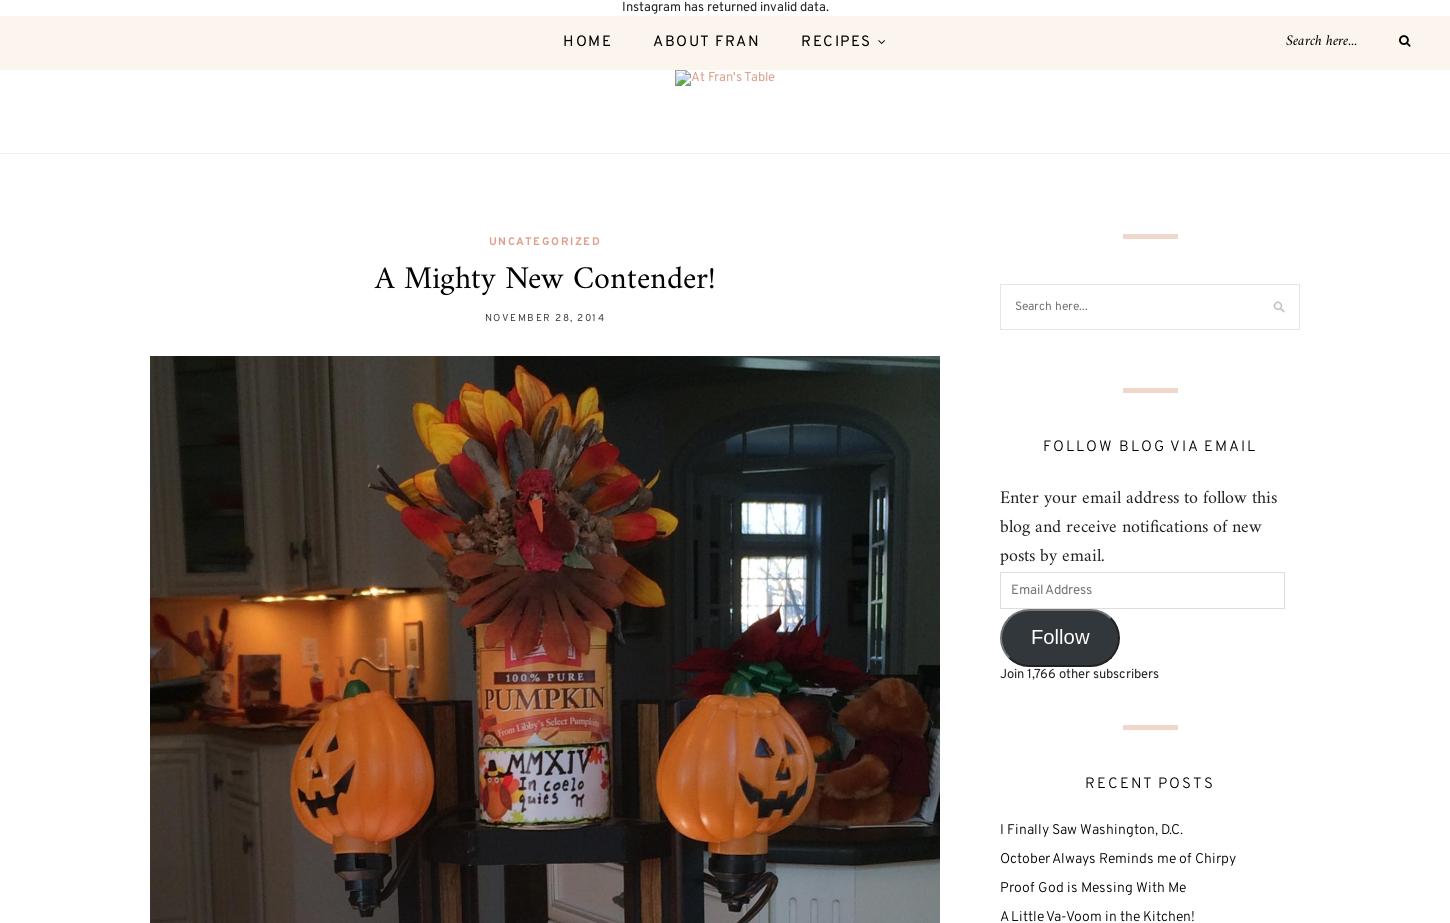  I want to click on 'Uncategorized', so click(544, 240).